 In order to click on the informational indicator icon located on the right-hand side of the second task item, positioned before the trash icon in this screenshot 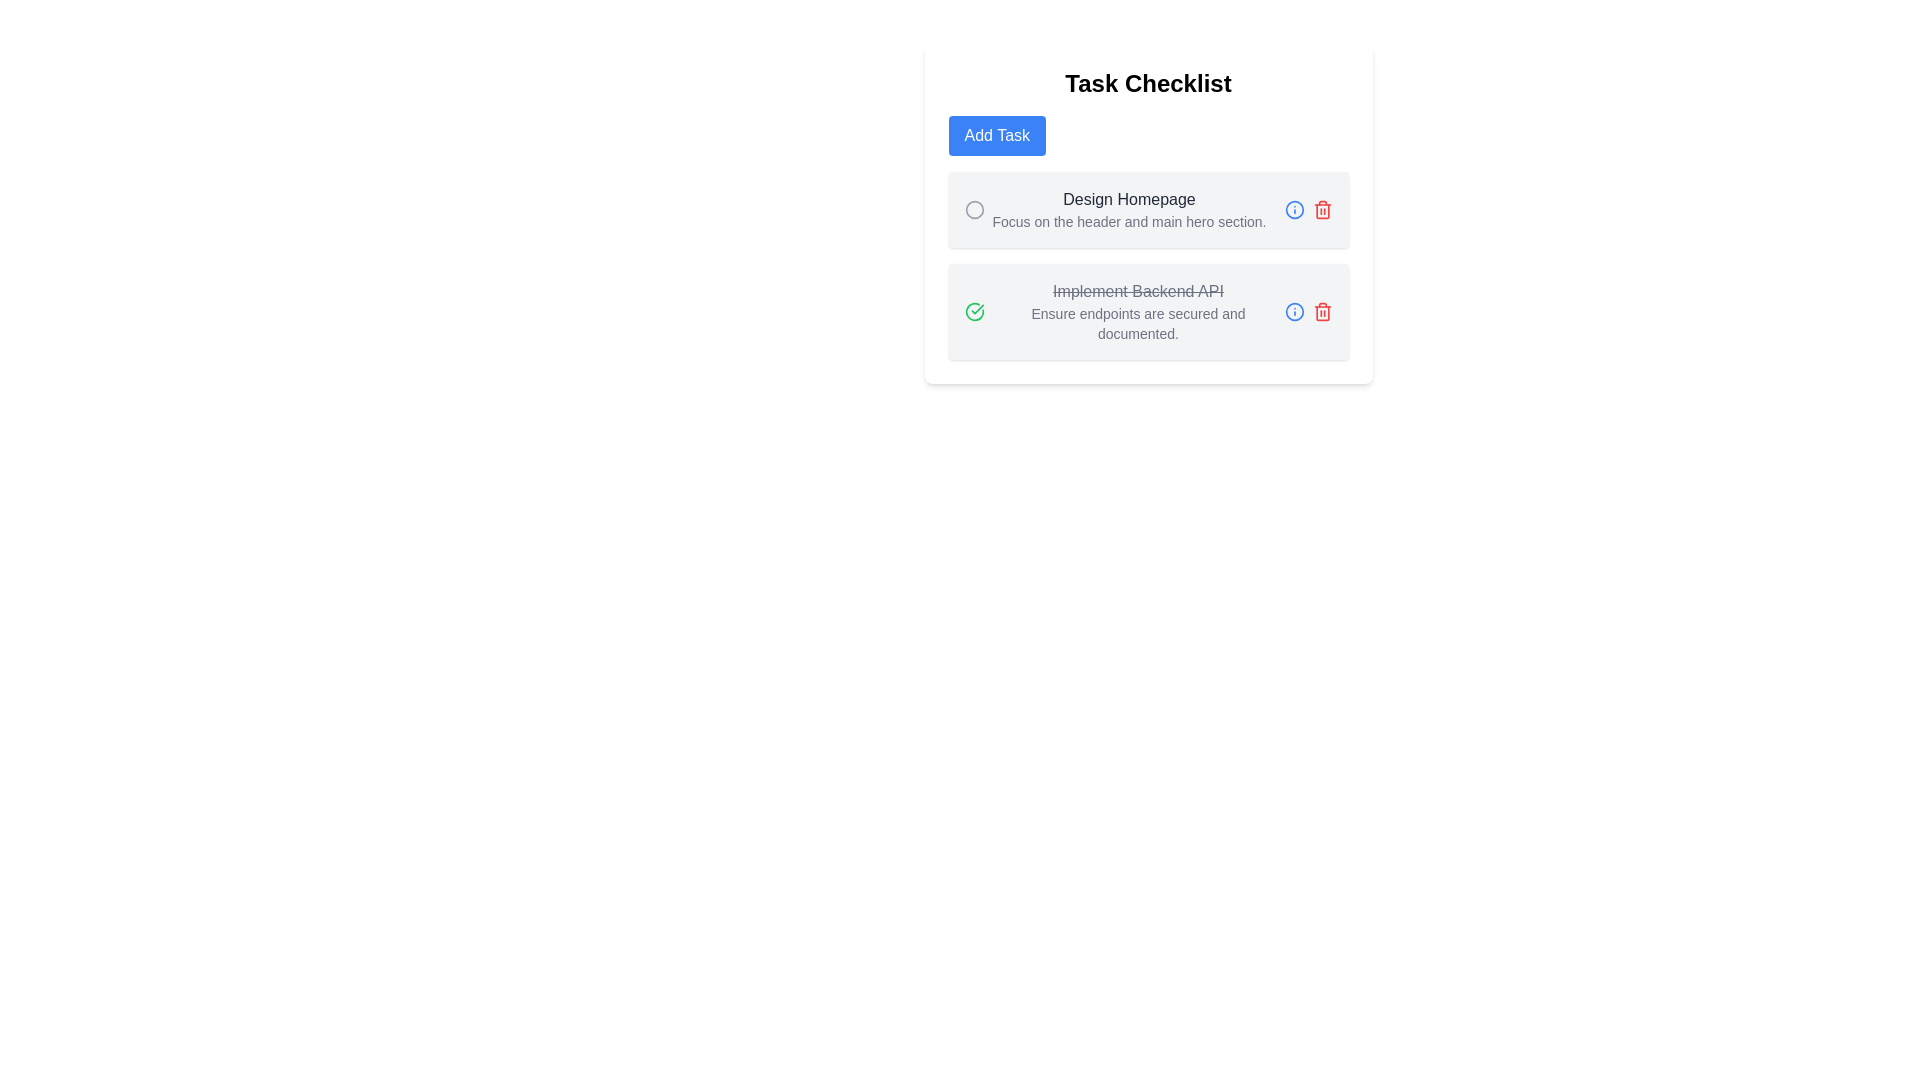, I will do `click(1294, 312)`.